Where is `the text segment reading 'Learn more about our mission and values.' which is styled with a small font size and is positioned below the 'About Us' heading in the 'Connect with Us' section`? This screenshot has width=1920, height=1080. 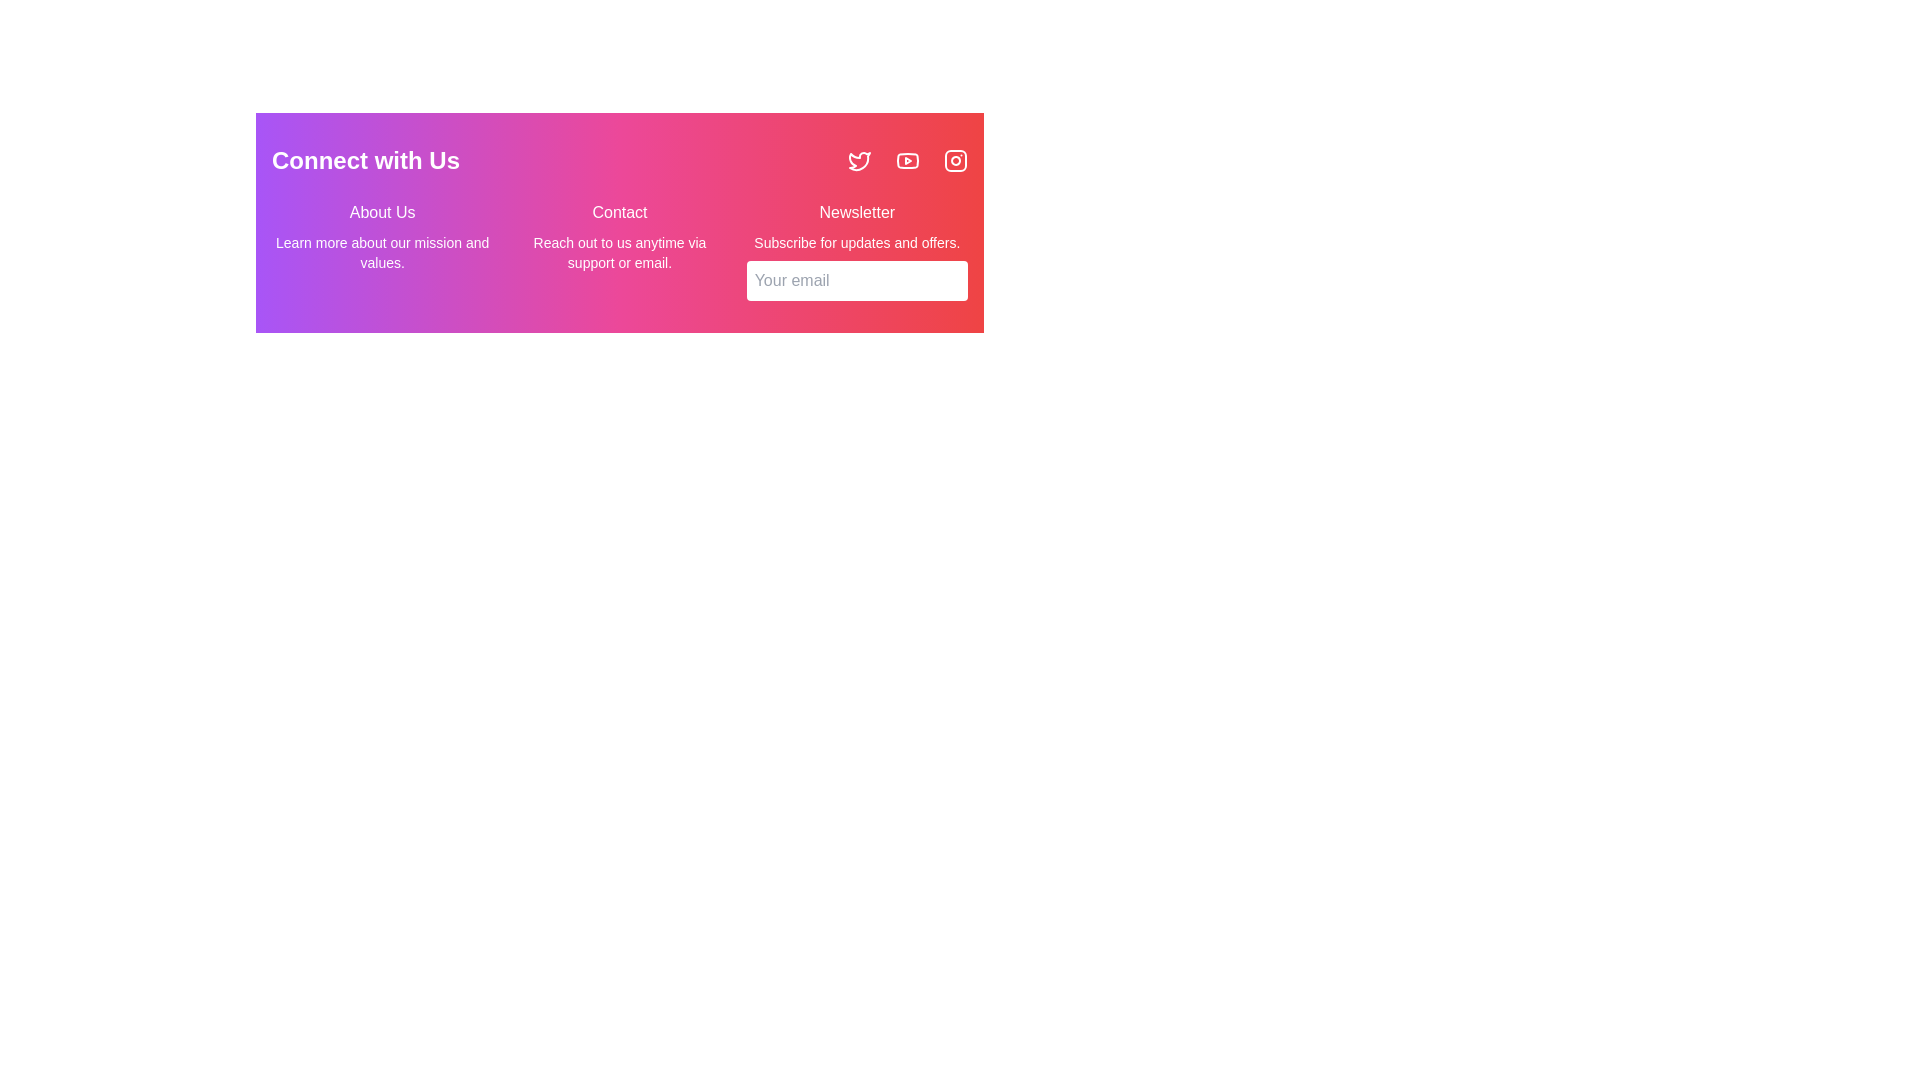
the text segment reading 'Learn more about our mission and values.' which is styled with a small font size and is positioned below the 'About Us' heading in the 'Connect with Us' section is located at coordinates (382, 252).